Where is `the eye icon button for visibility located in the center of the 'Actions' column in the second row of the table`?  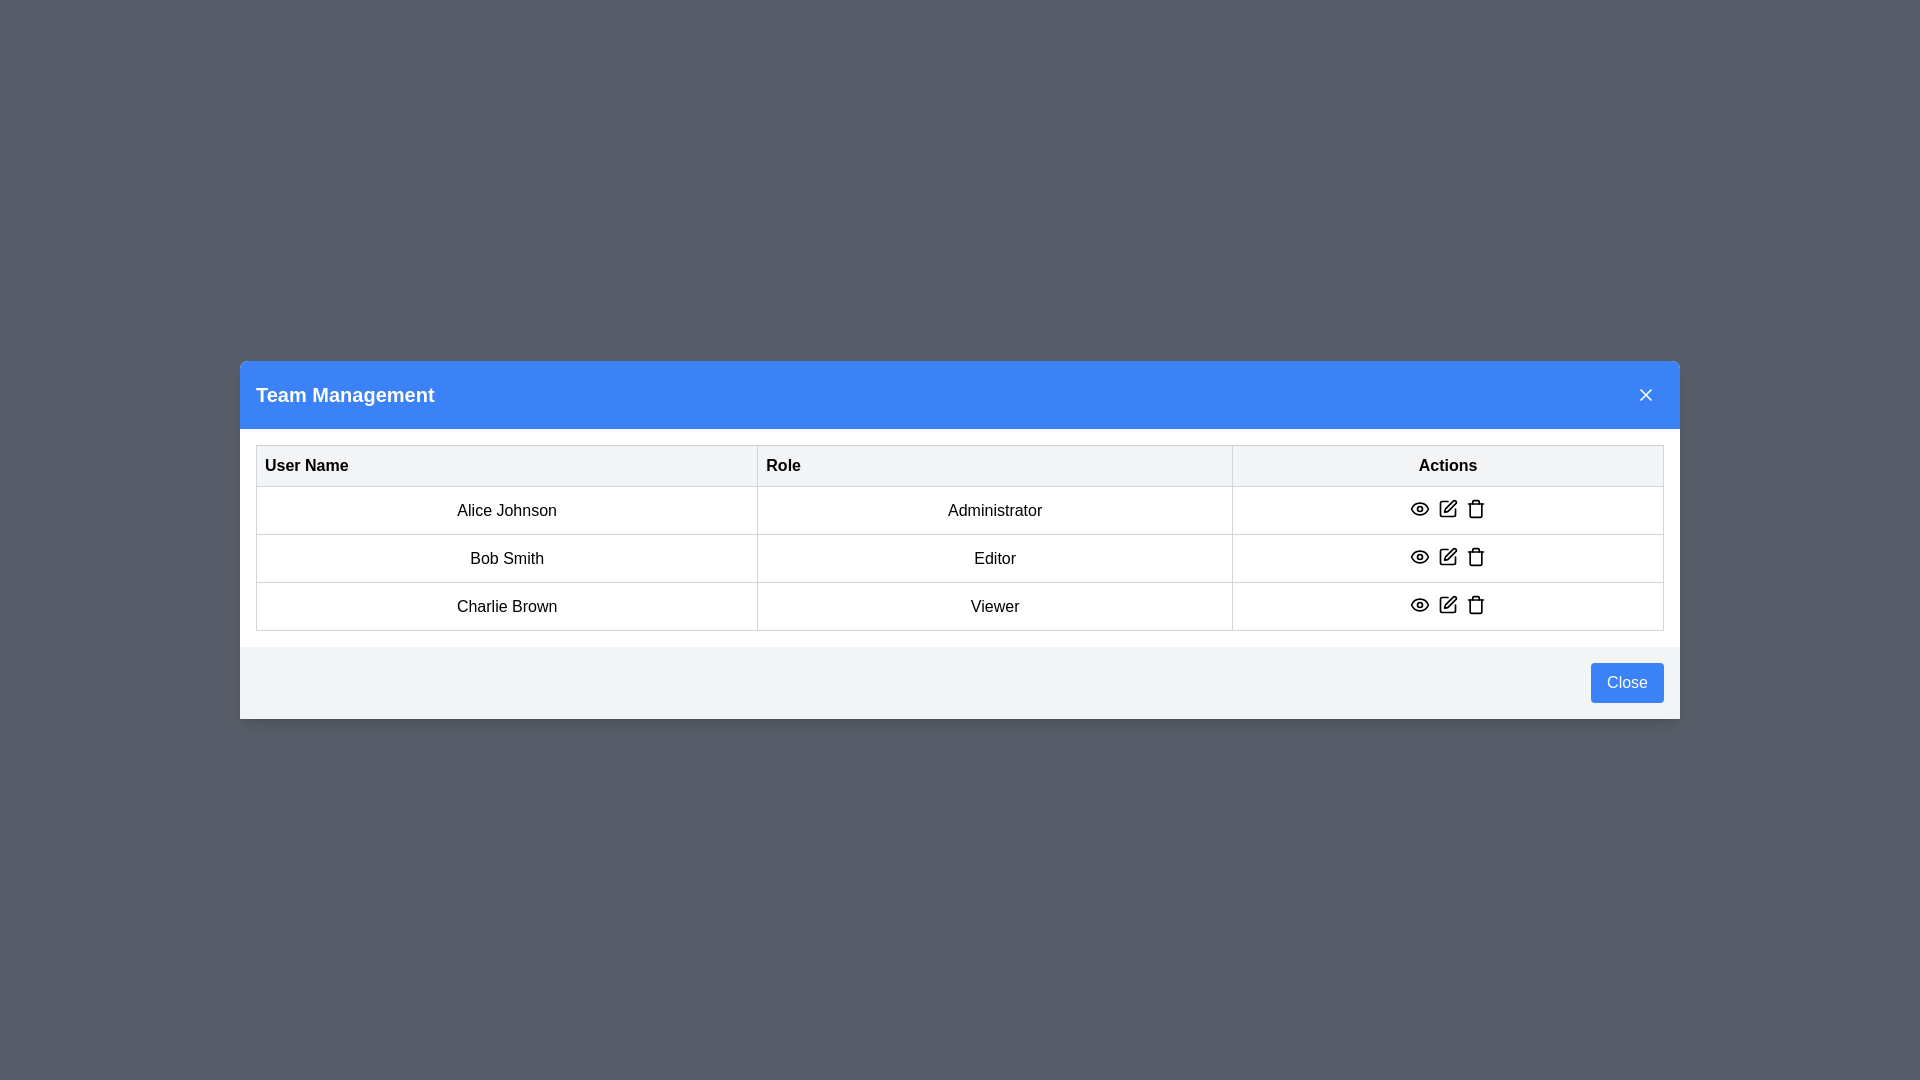 the eye icon button for visibility located in the center of the 'Actions' column in the second row of the table is located at coordinates (1419, 556).